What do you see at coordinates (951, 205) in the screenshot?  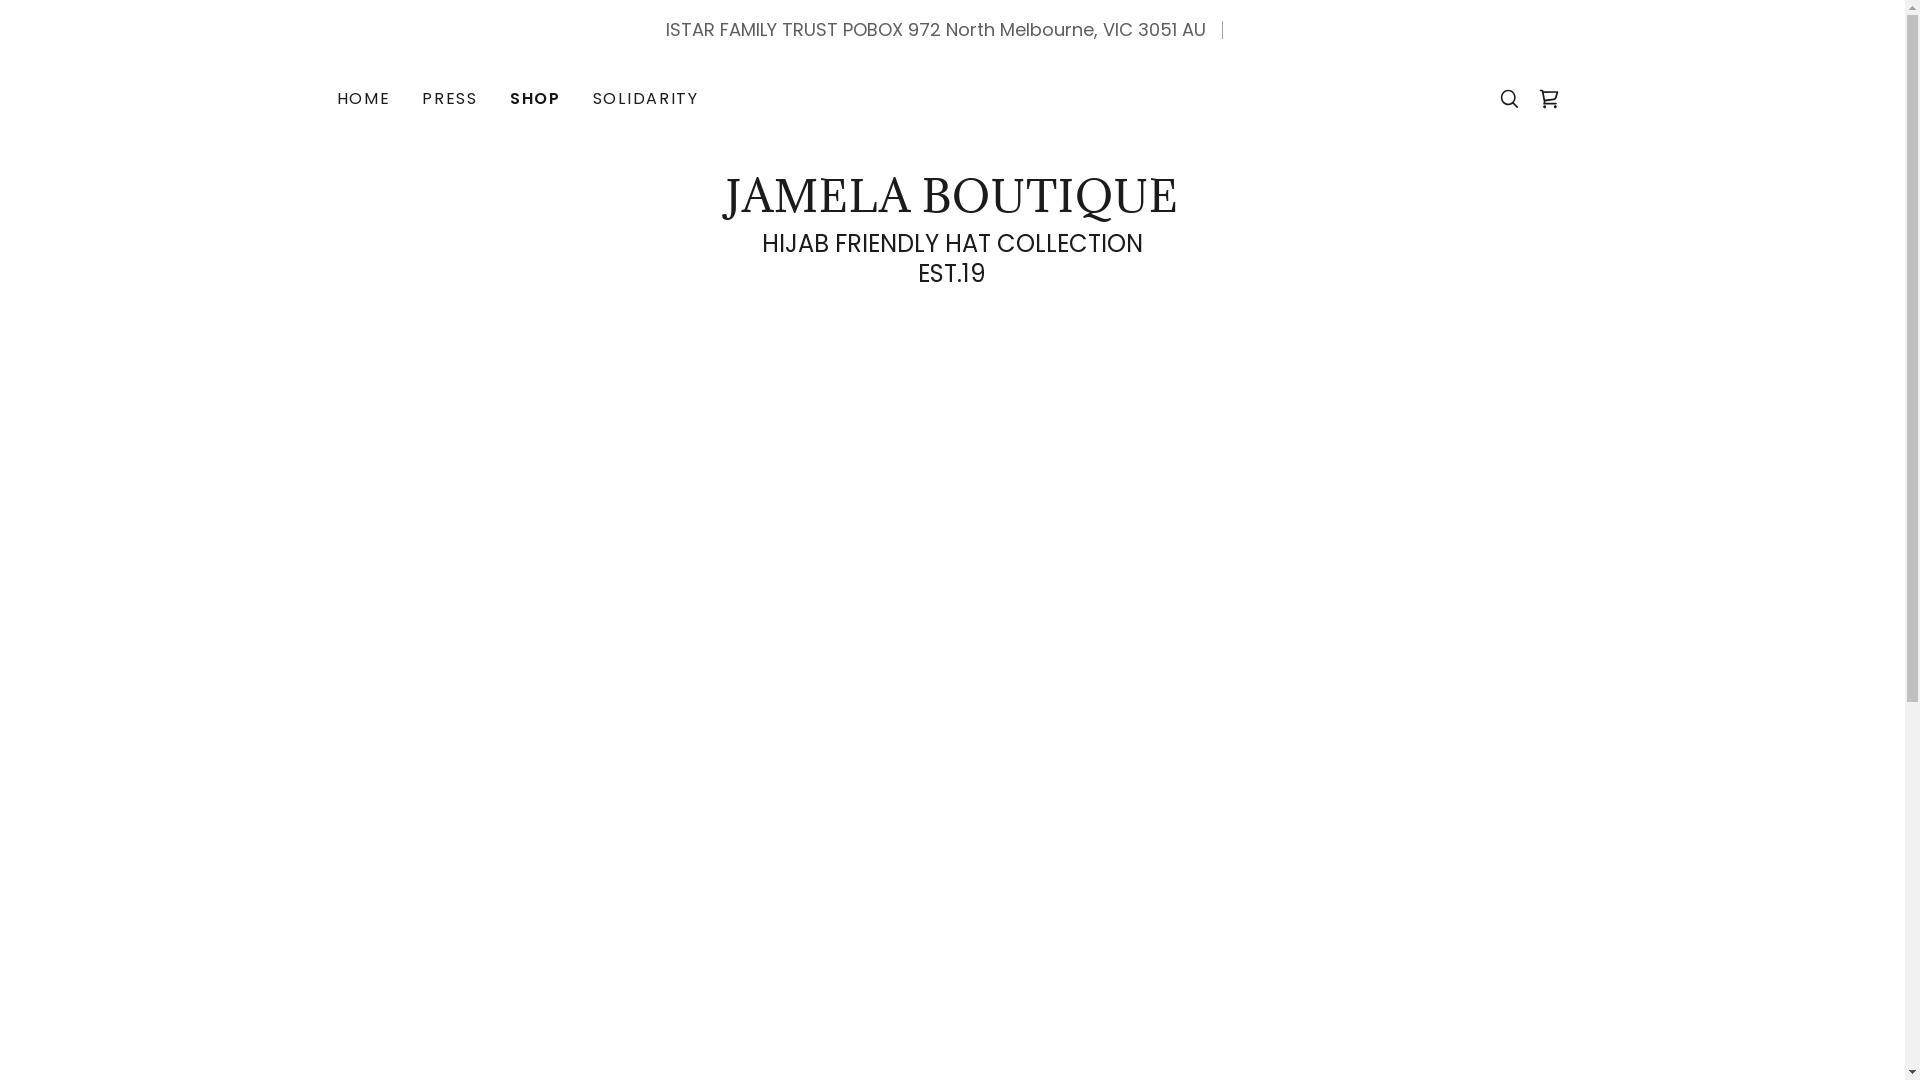 I see `'JAMELA BOUTIQUE'` at bounding box center [951, 205].